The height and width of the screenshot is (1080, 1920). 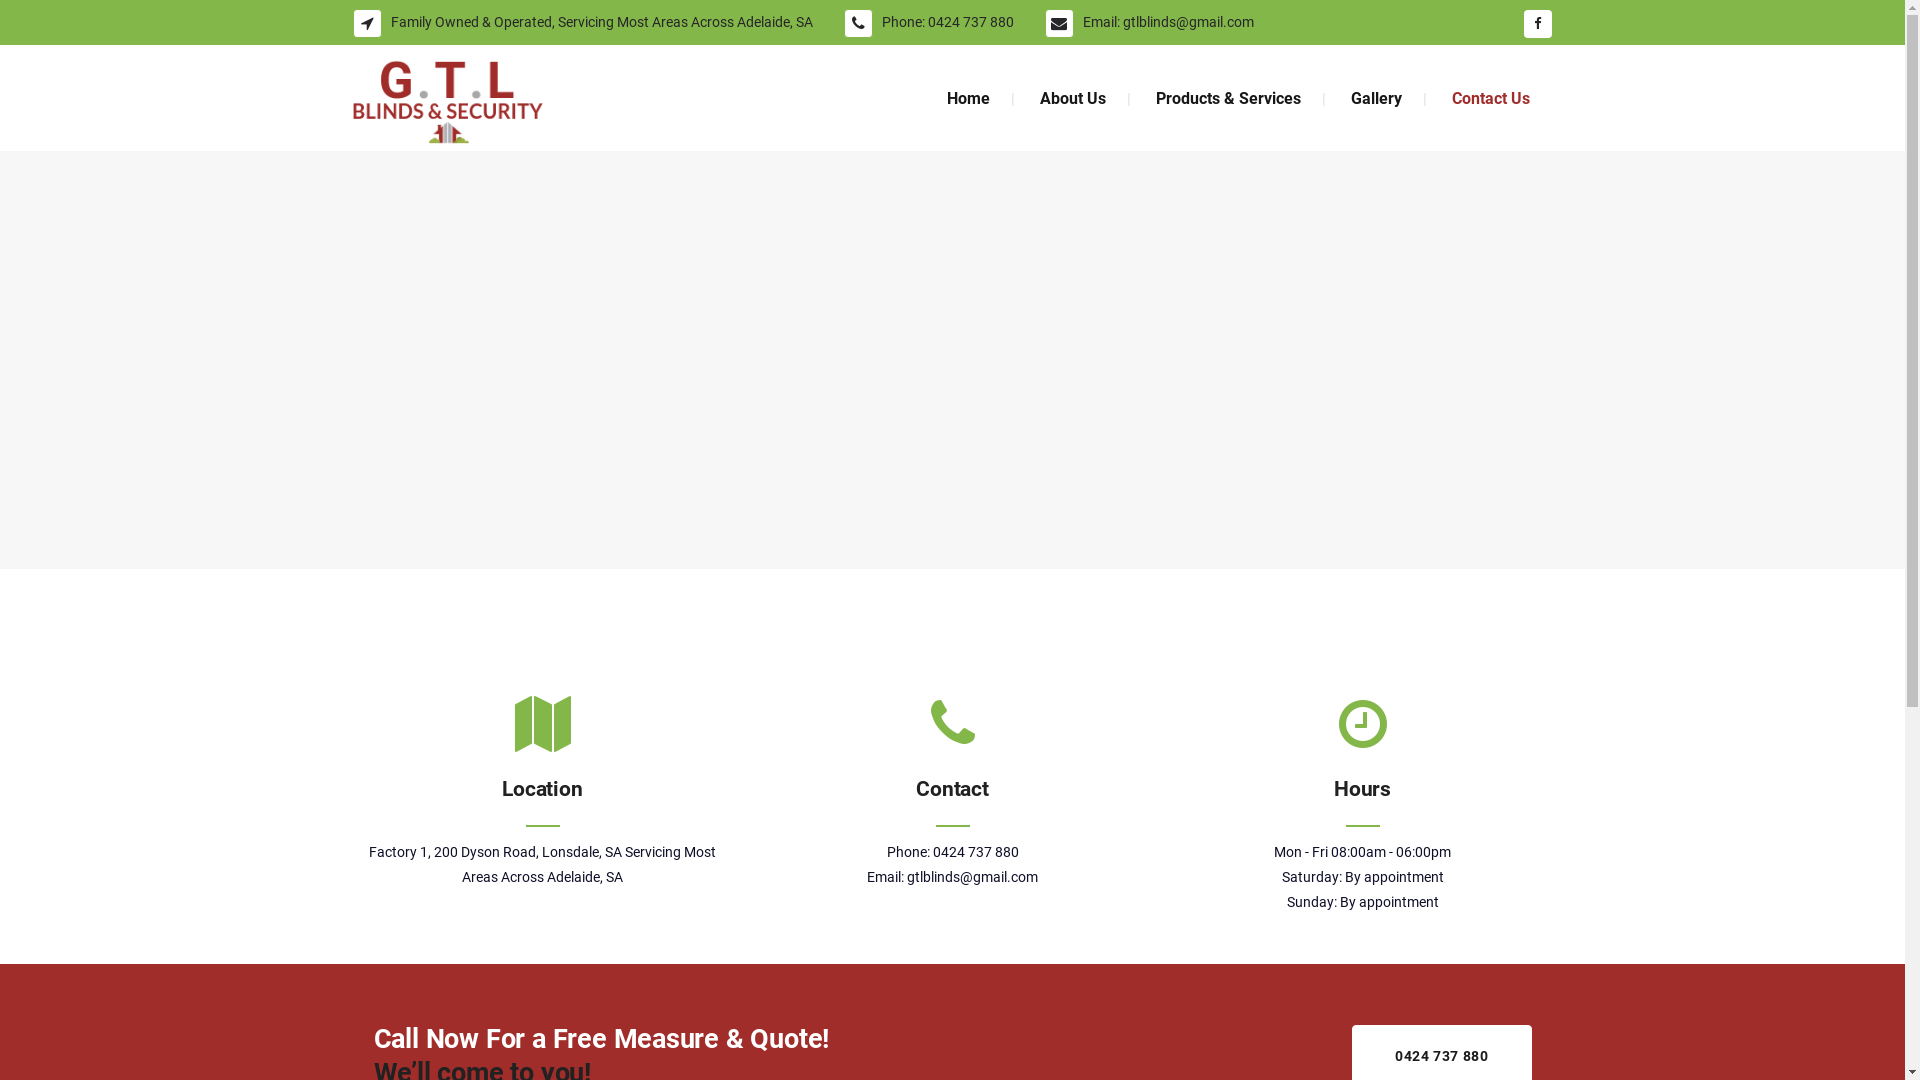 I want to click on 'About Us', so click(x=1070, y=98).